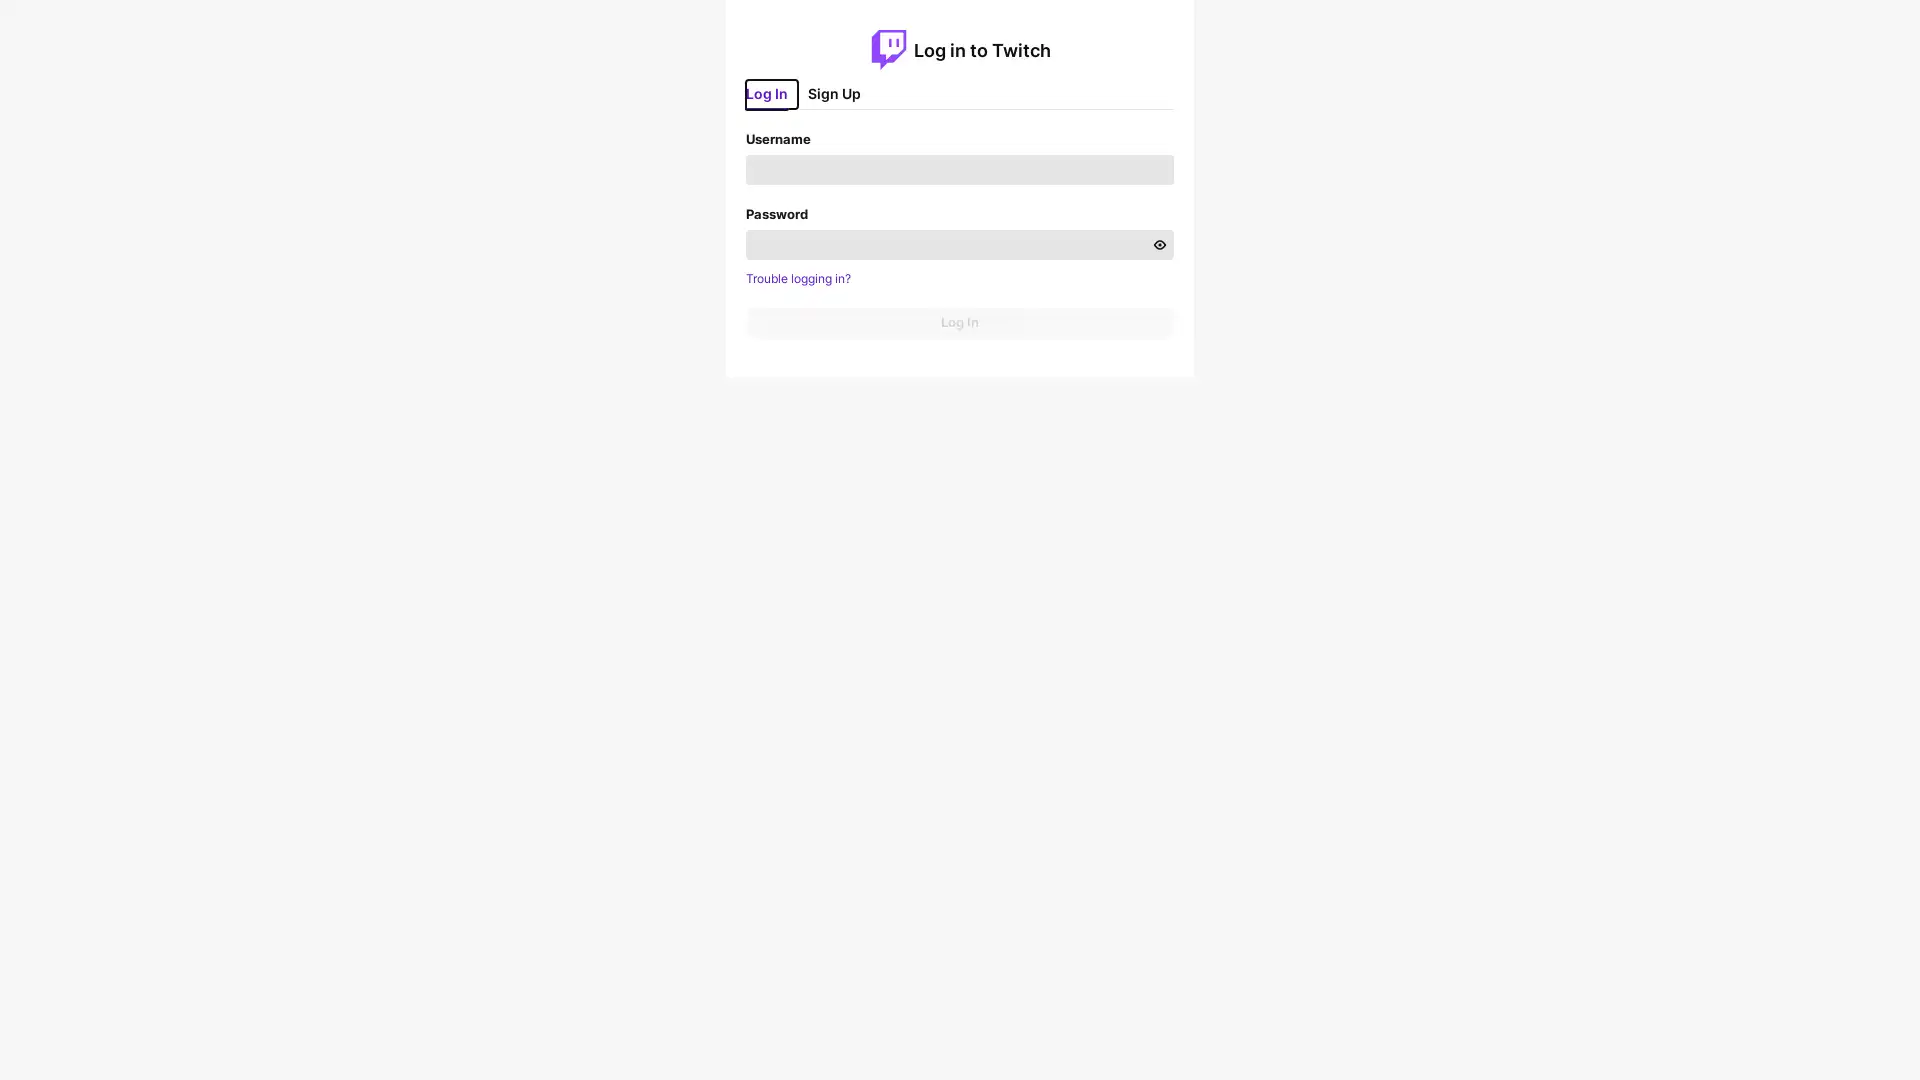  What do you see at coordinates (960, 320) in the screenshot?
I see `Log In` at bounding box center [960, 320].